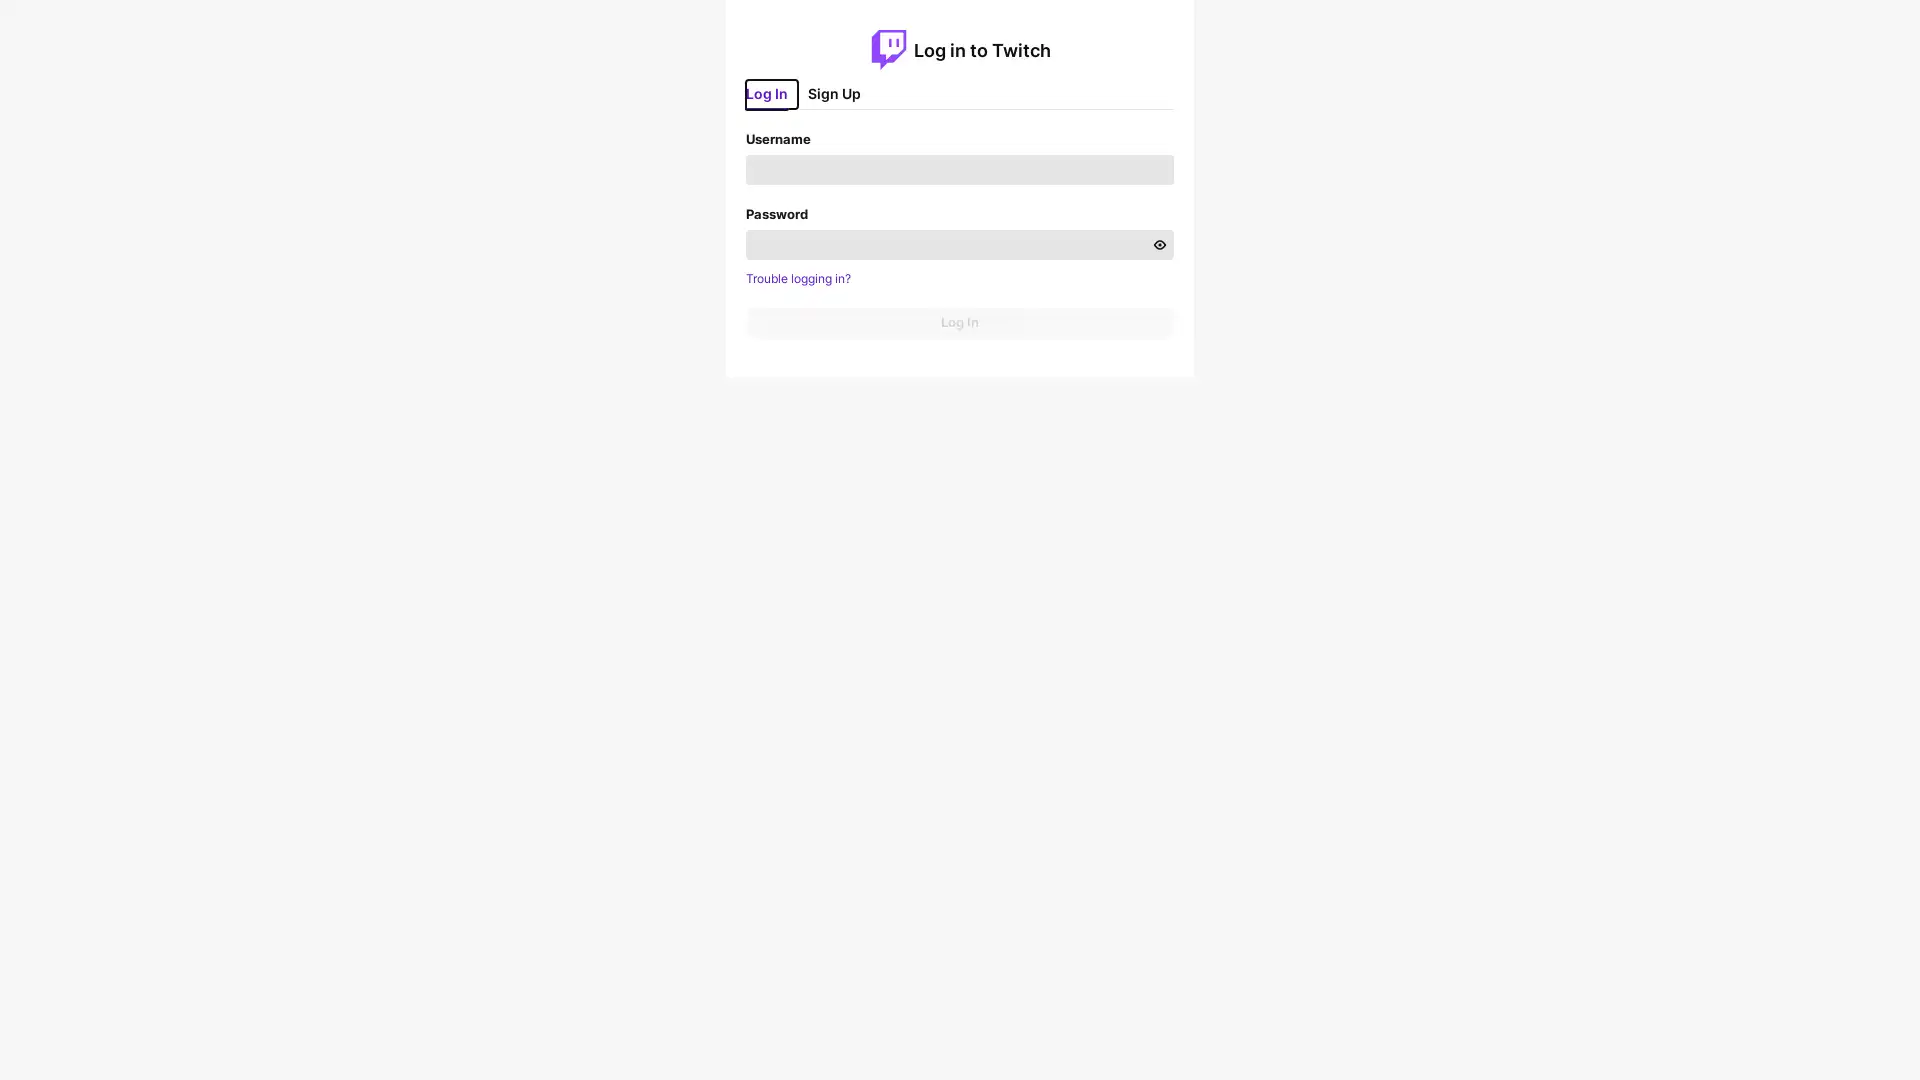  What do you see at coordinates (960, 320) in the screenshot?
I see `Log In` at bounding box center [960, 320].